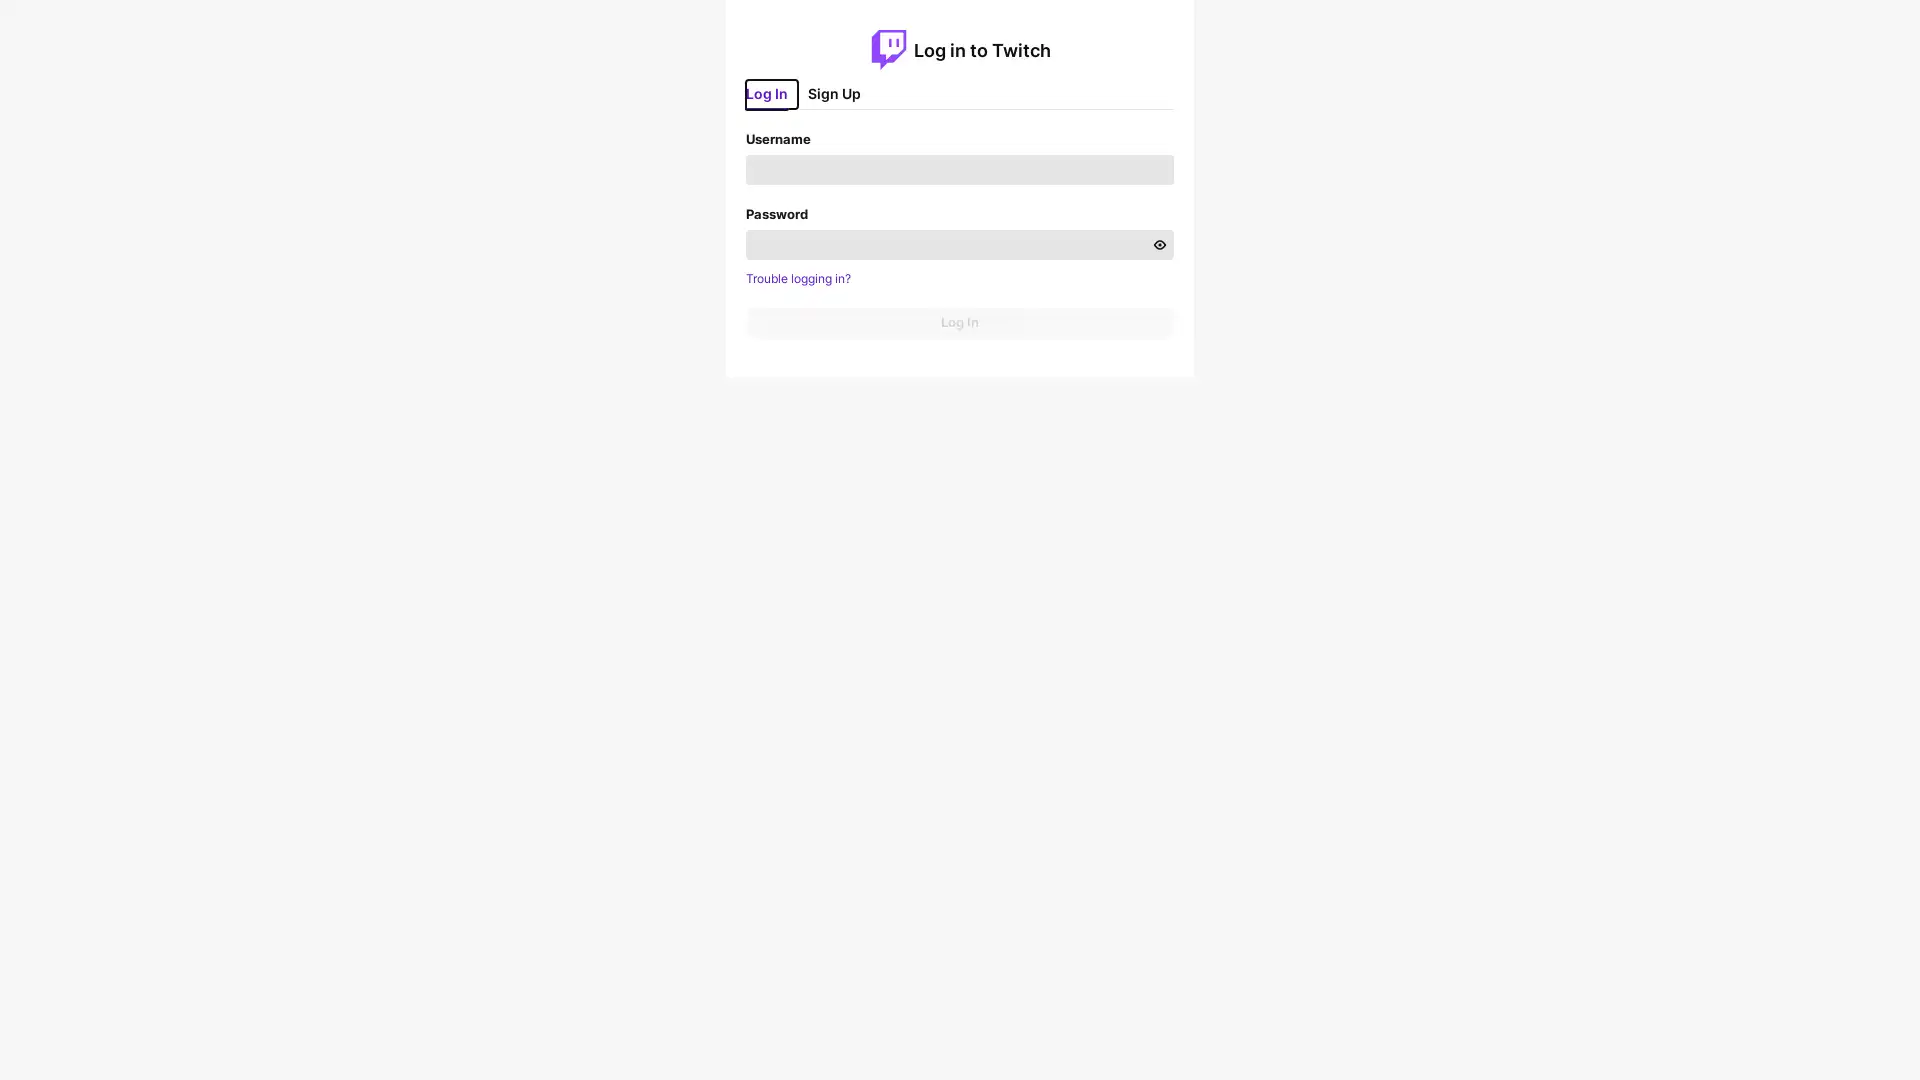  What do you see at coordinates (960, 320) in the screenshot?
I see `Log In` at bounding box center [960, 320].